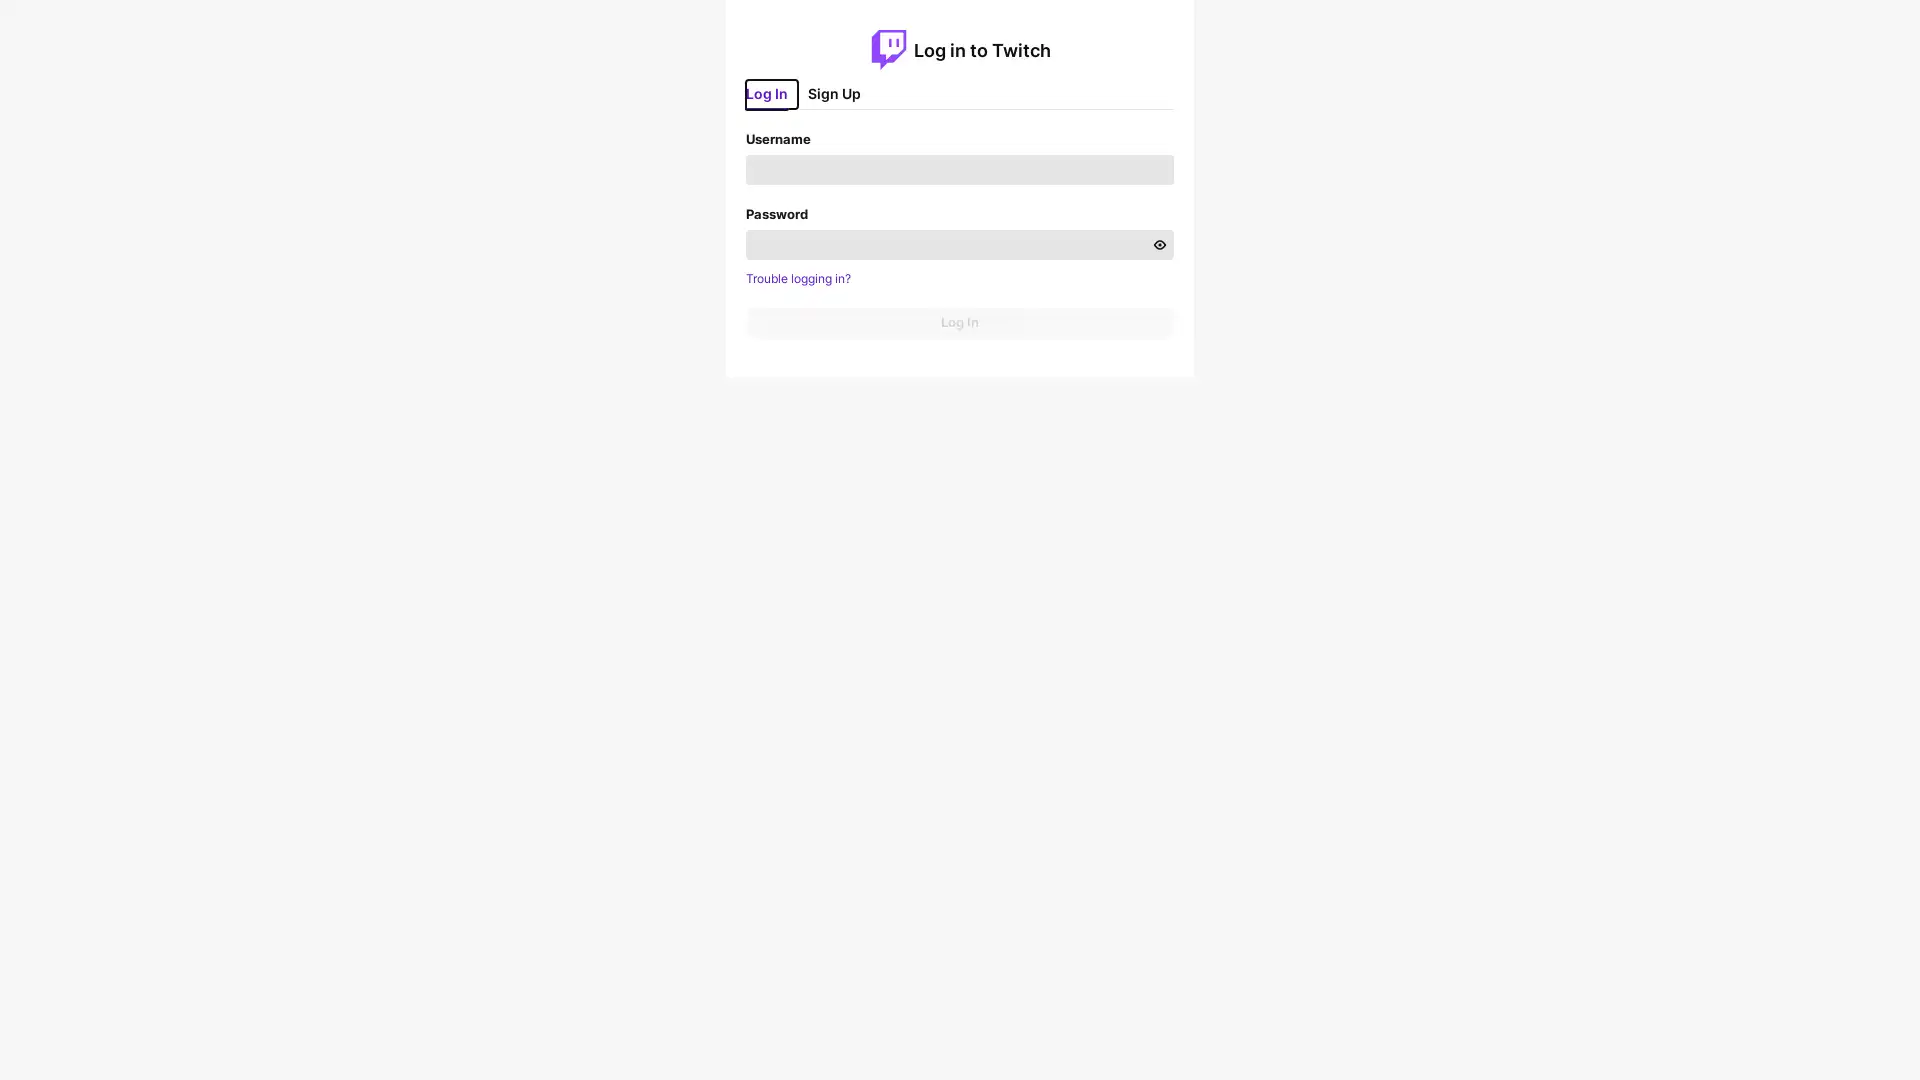  What do you see at coordinates (960, 320) in the screenshot?
I see `Log In` at bounding box center [960, 320].